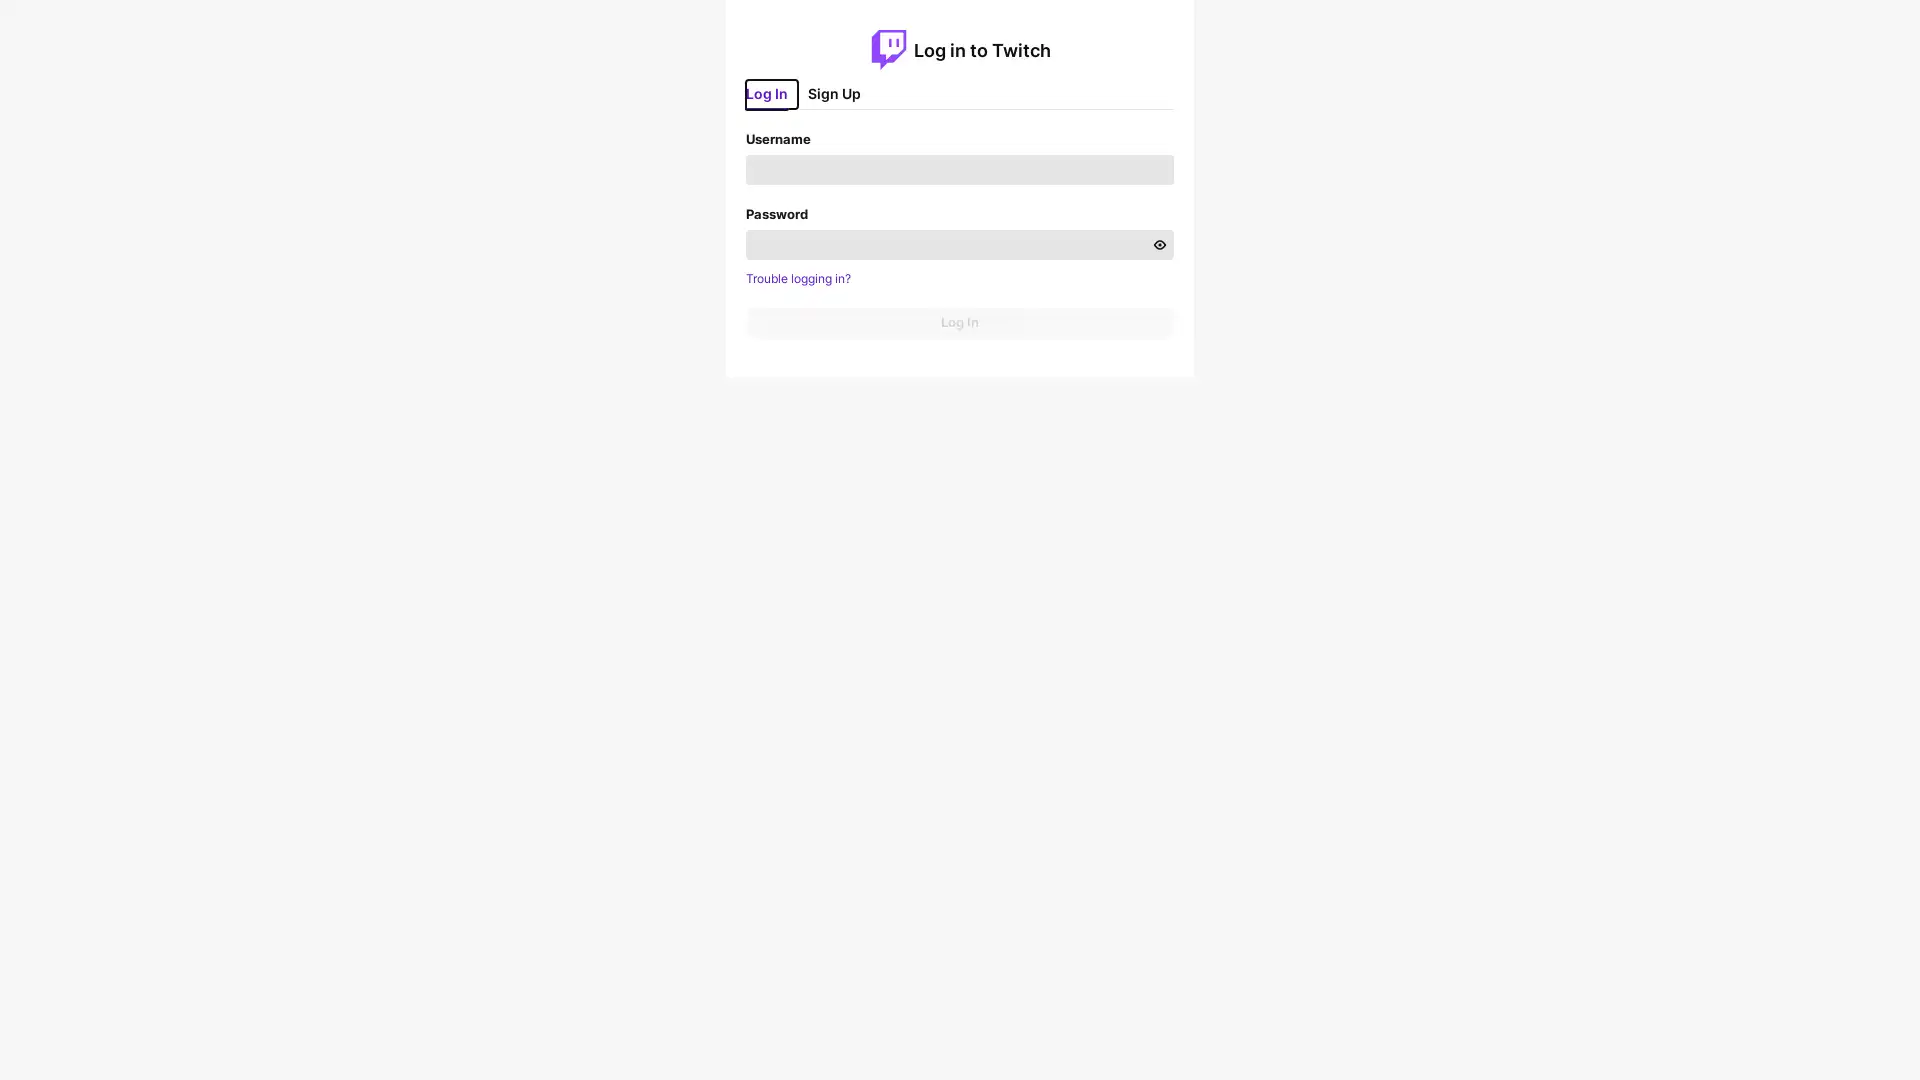  What do you see at coordinates (960, 320) in the screenshot?
I see `Log In` at bounding box center [960, 320].